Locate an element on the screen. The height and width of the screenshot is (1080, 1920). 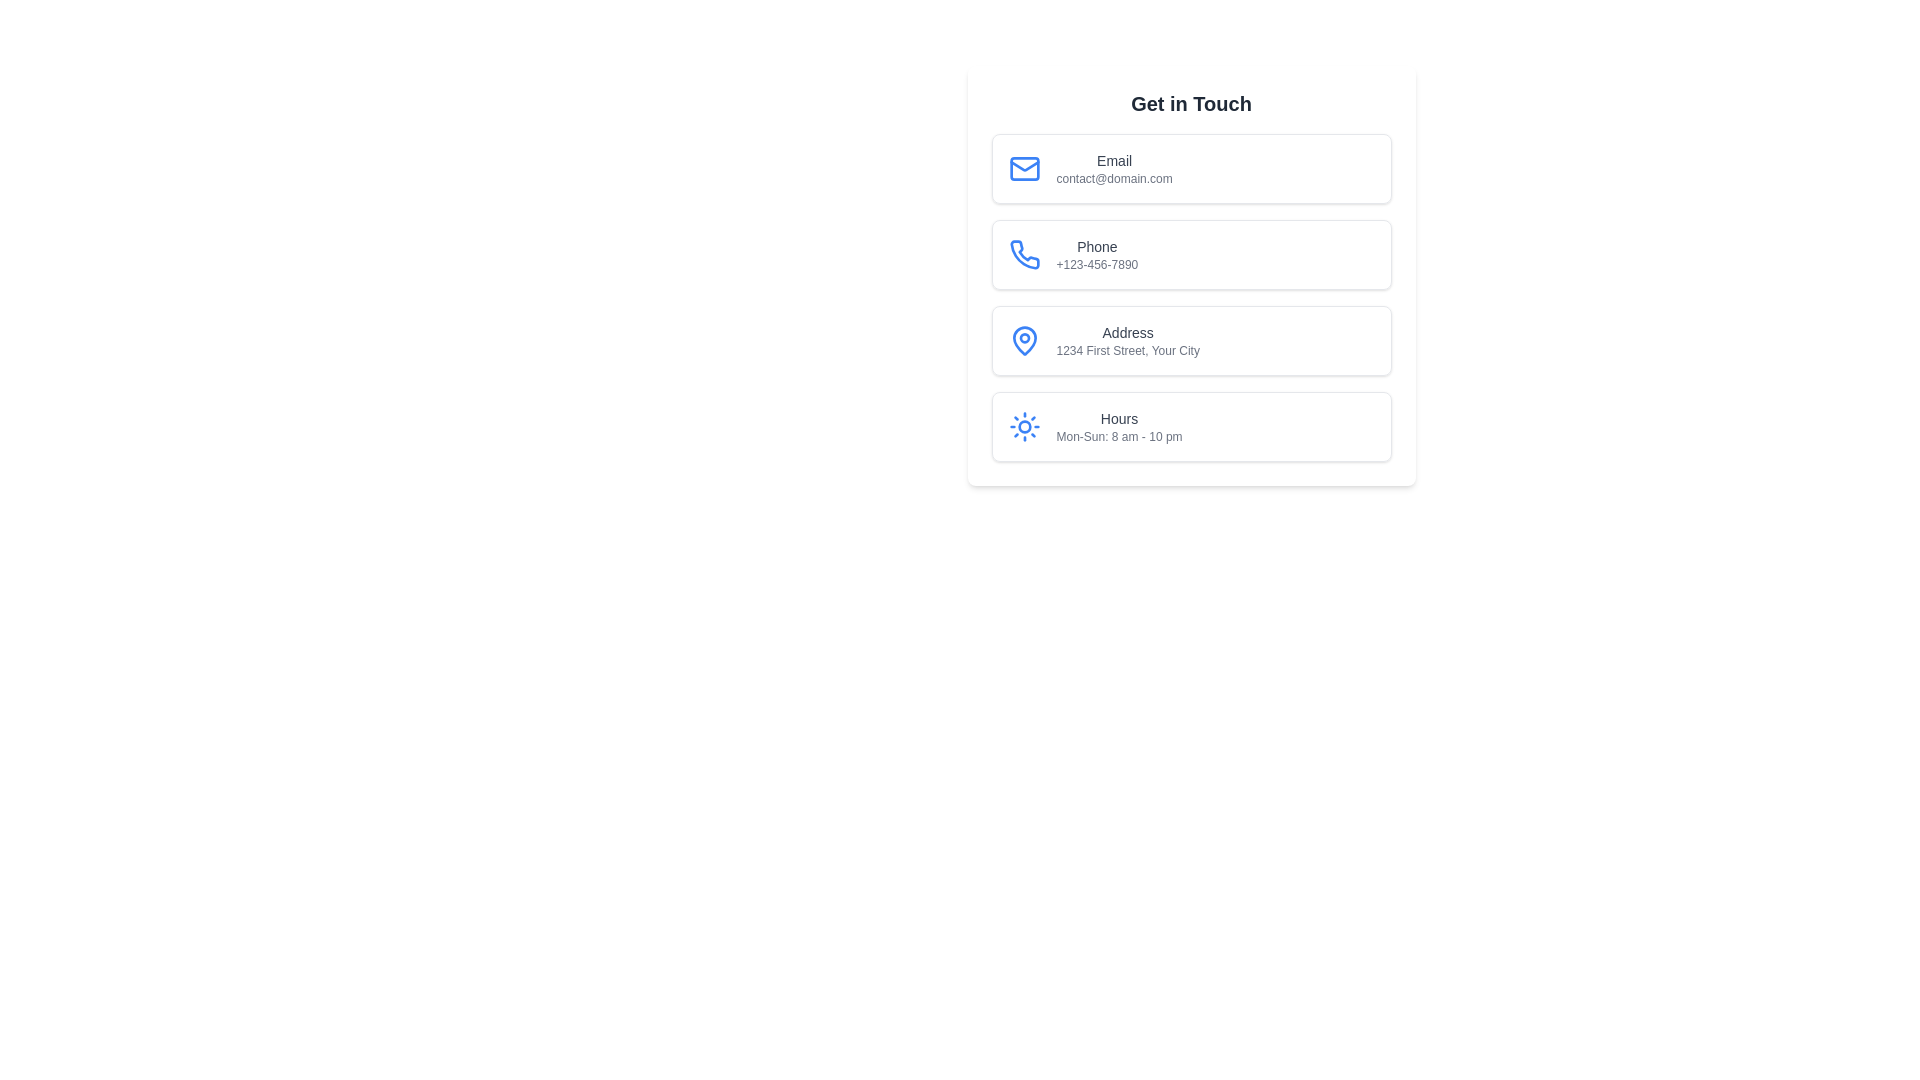
the blue circular SVG element with a white outline, positioned at the center of the sun icon in the fourth row of the contact information list in the 'Get in Touch' section is located at coordinates (1024, 426).